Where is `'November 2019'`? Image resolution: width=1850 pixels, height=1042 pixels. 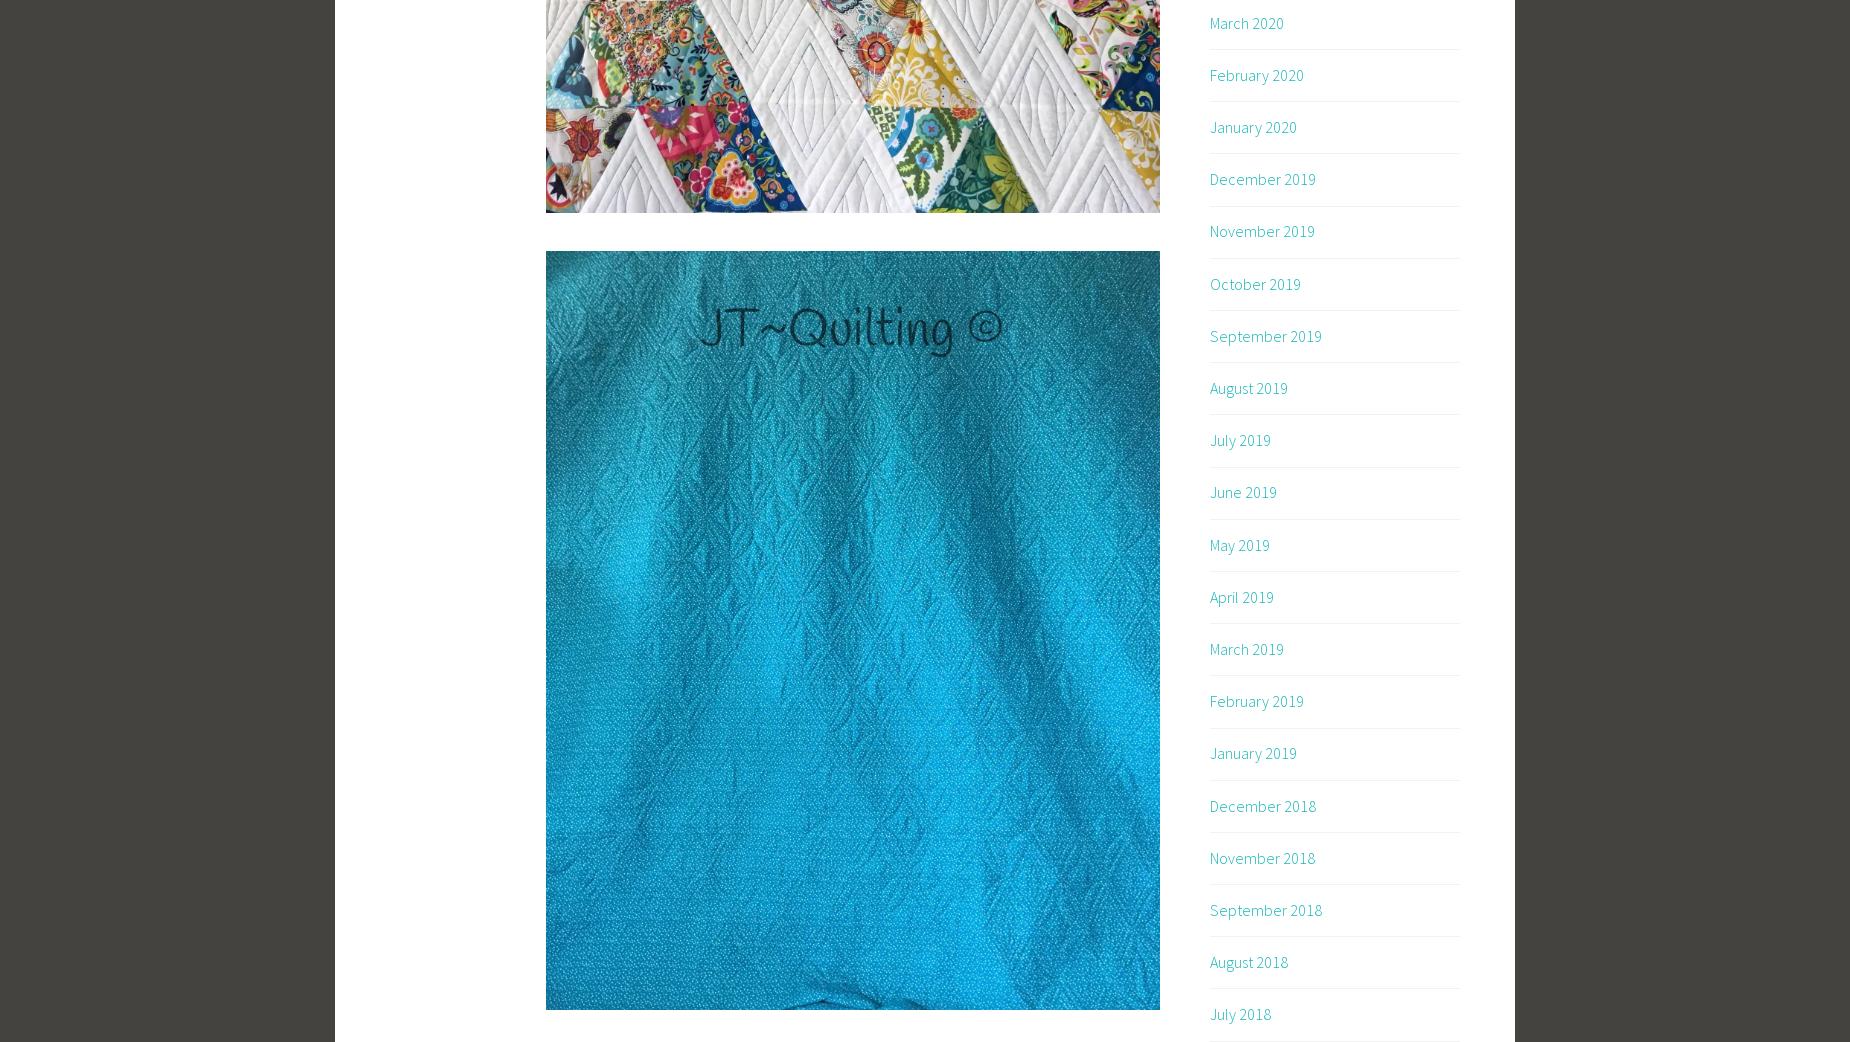 'November 2019' is located at coordinates (1261, 230).